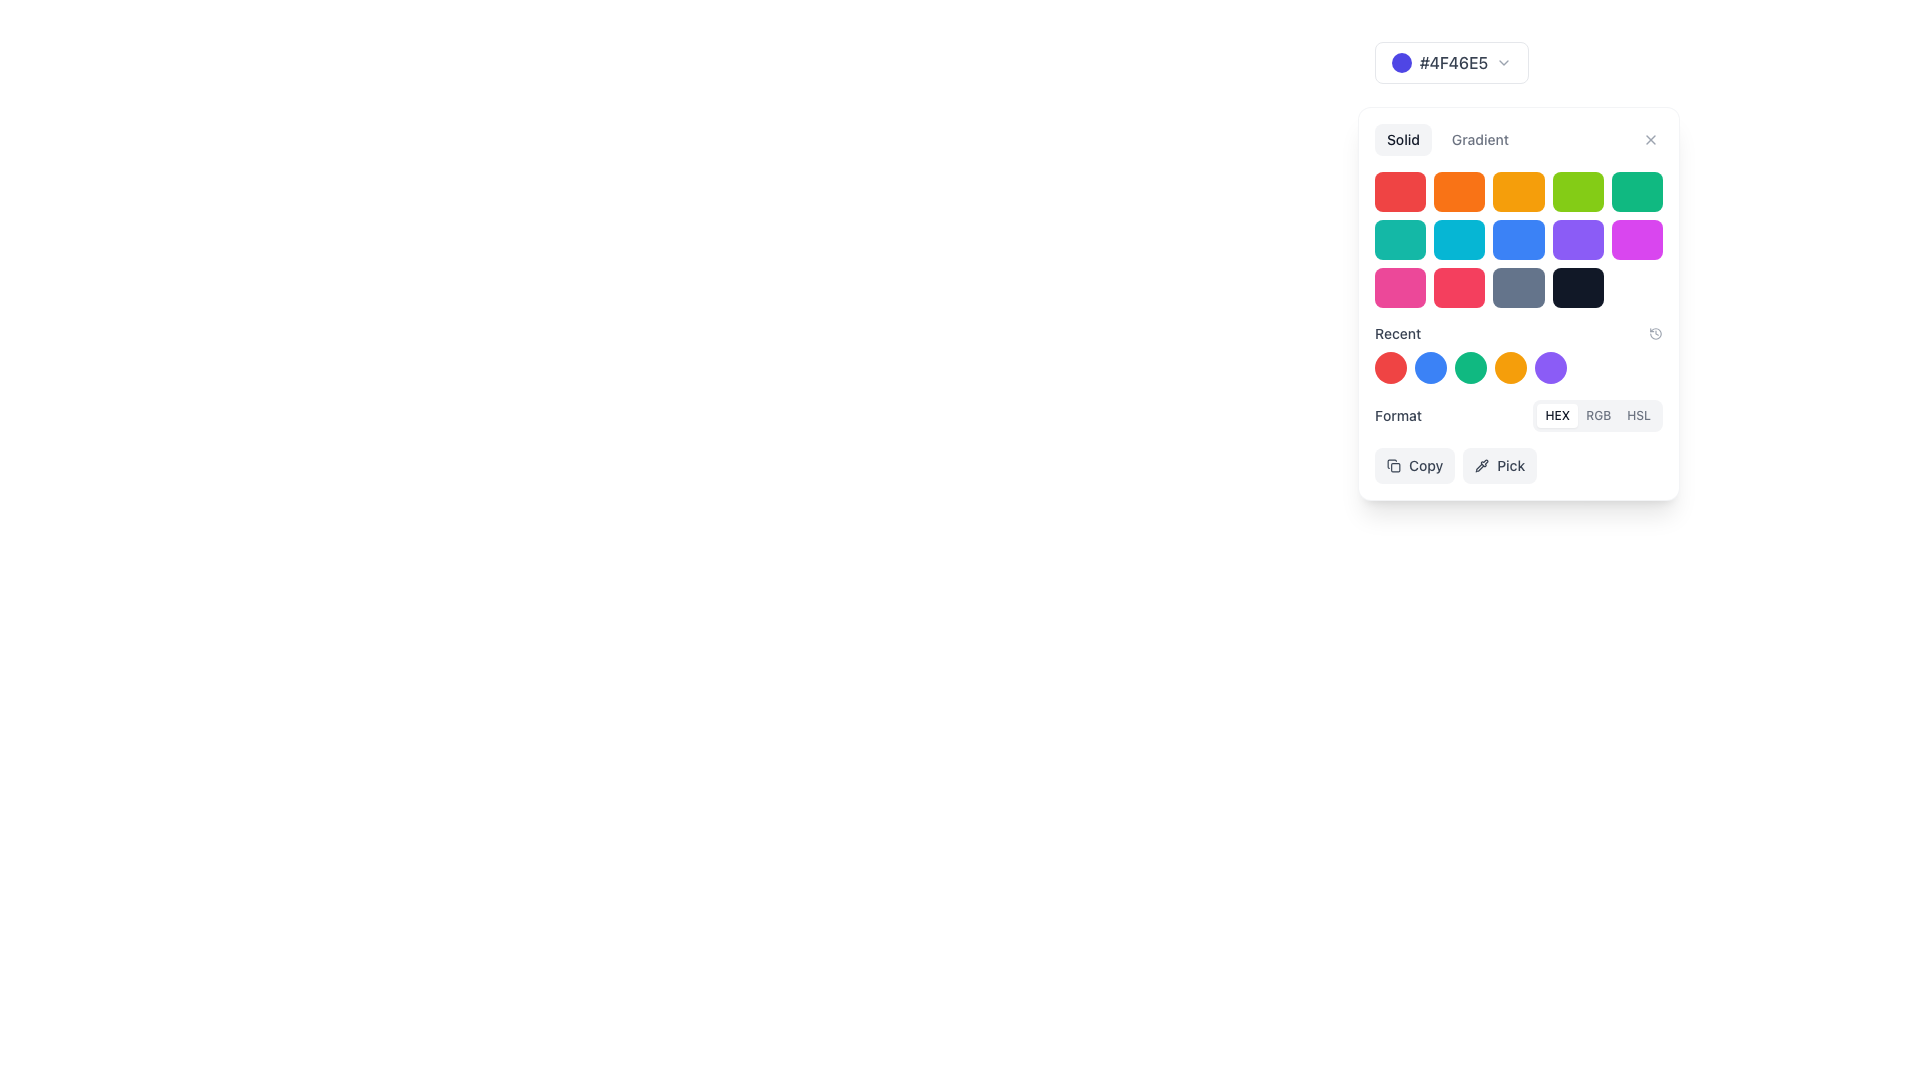 The height and width of the screenshot is (1080, 1920). Describe the element at coordinates (1518, 367) in the screenshot. I see `the fourth circular selectable color option filled with orange color under the 'Recent' section` at that location.